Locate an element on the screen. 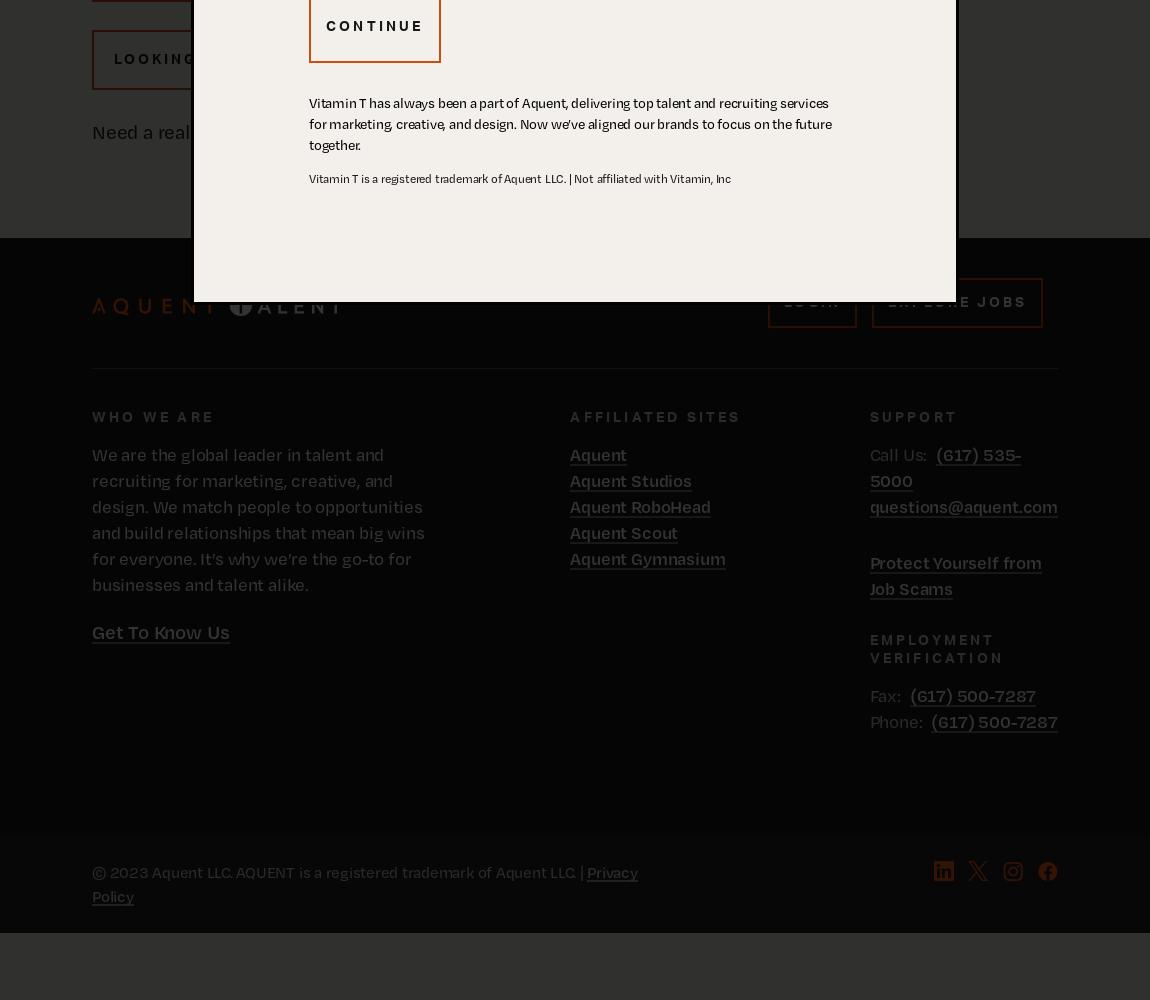  'Fax:' is located at coordinates (884, 694).